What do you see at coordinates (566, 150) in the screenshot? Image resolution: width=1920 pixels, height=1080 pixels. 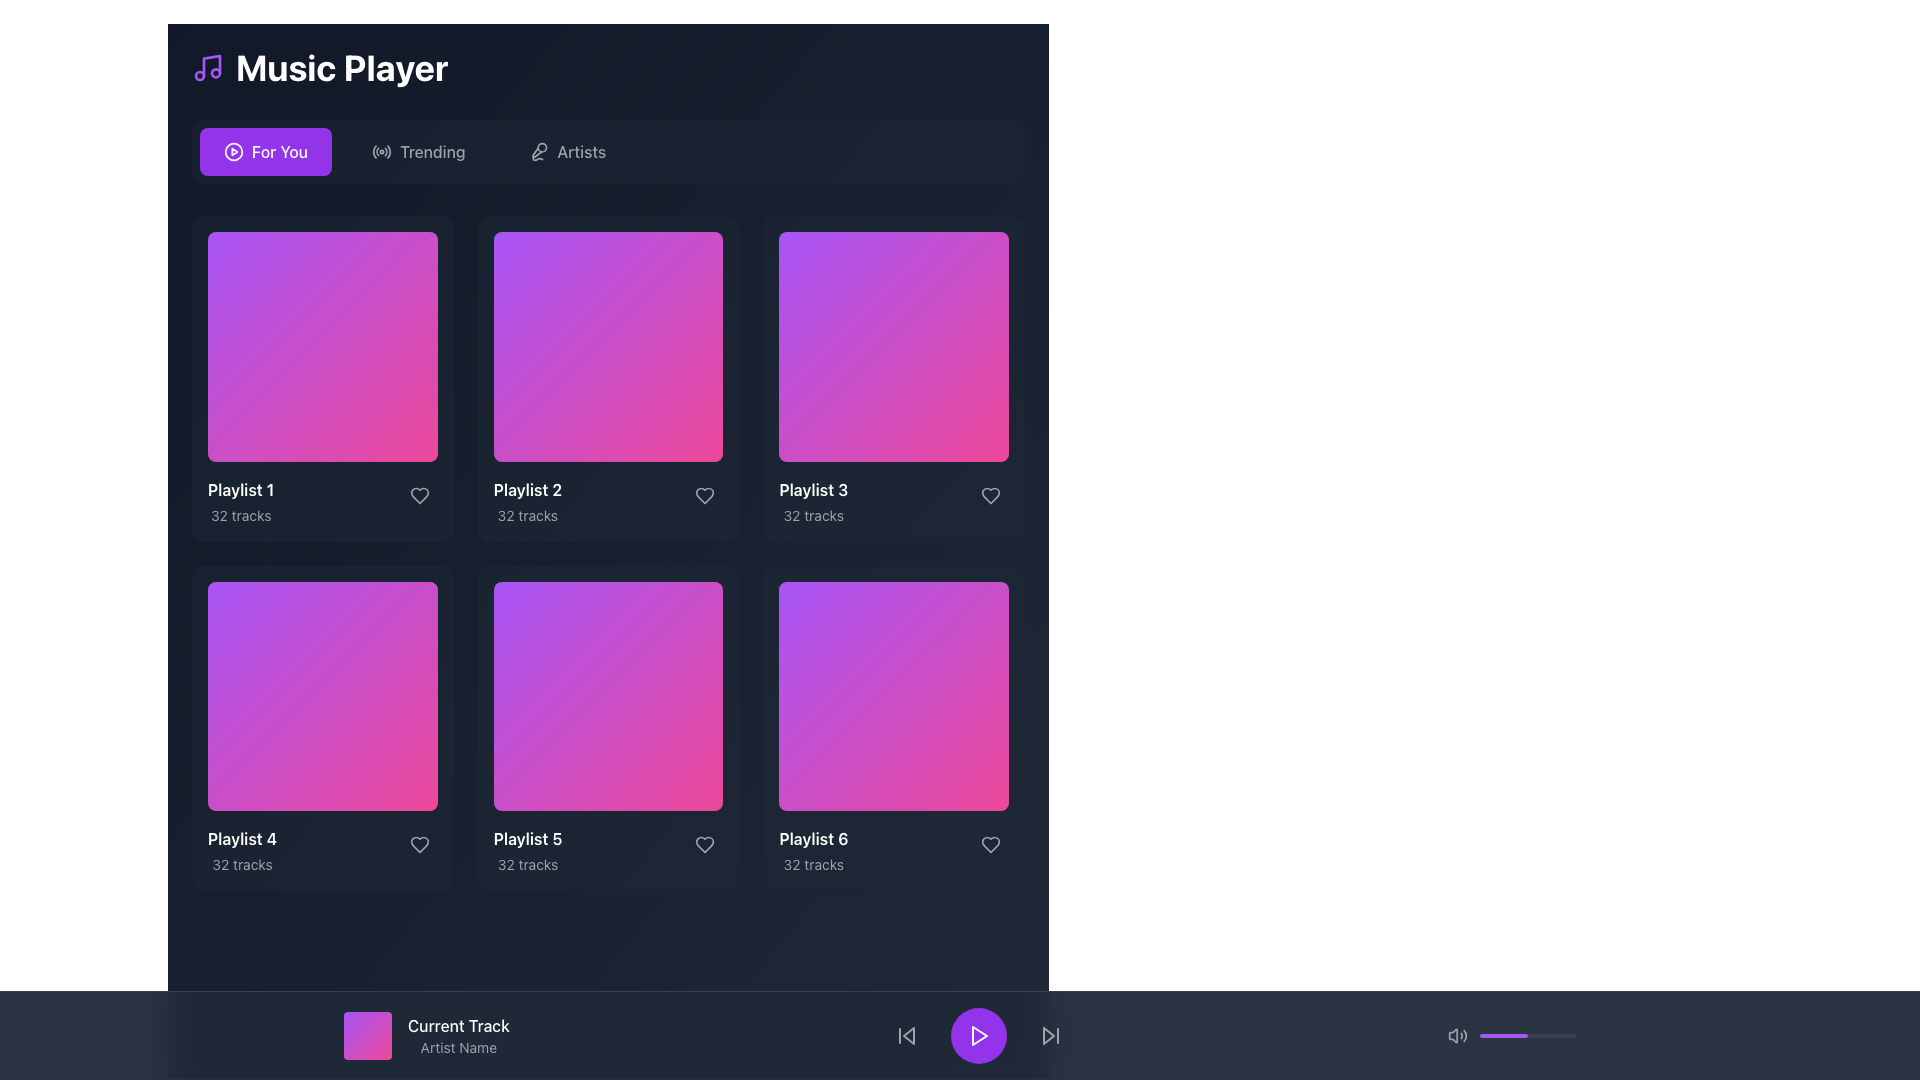 I see `the third button in the horizontal row of options located in the upper section of the interface` at bounding box center [566, 150].